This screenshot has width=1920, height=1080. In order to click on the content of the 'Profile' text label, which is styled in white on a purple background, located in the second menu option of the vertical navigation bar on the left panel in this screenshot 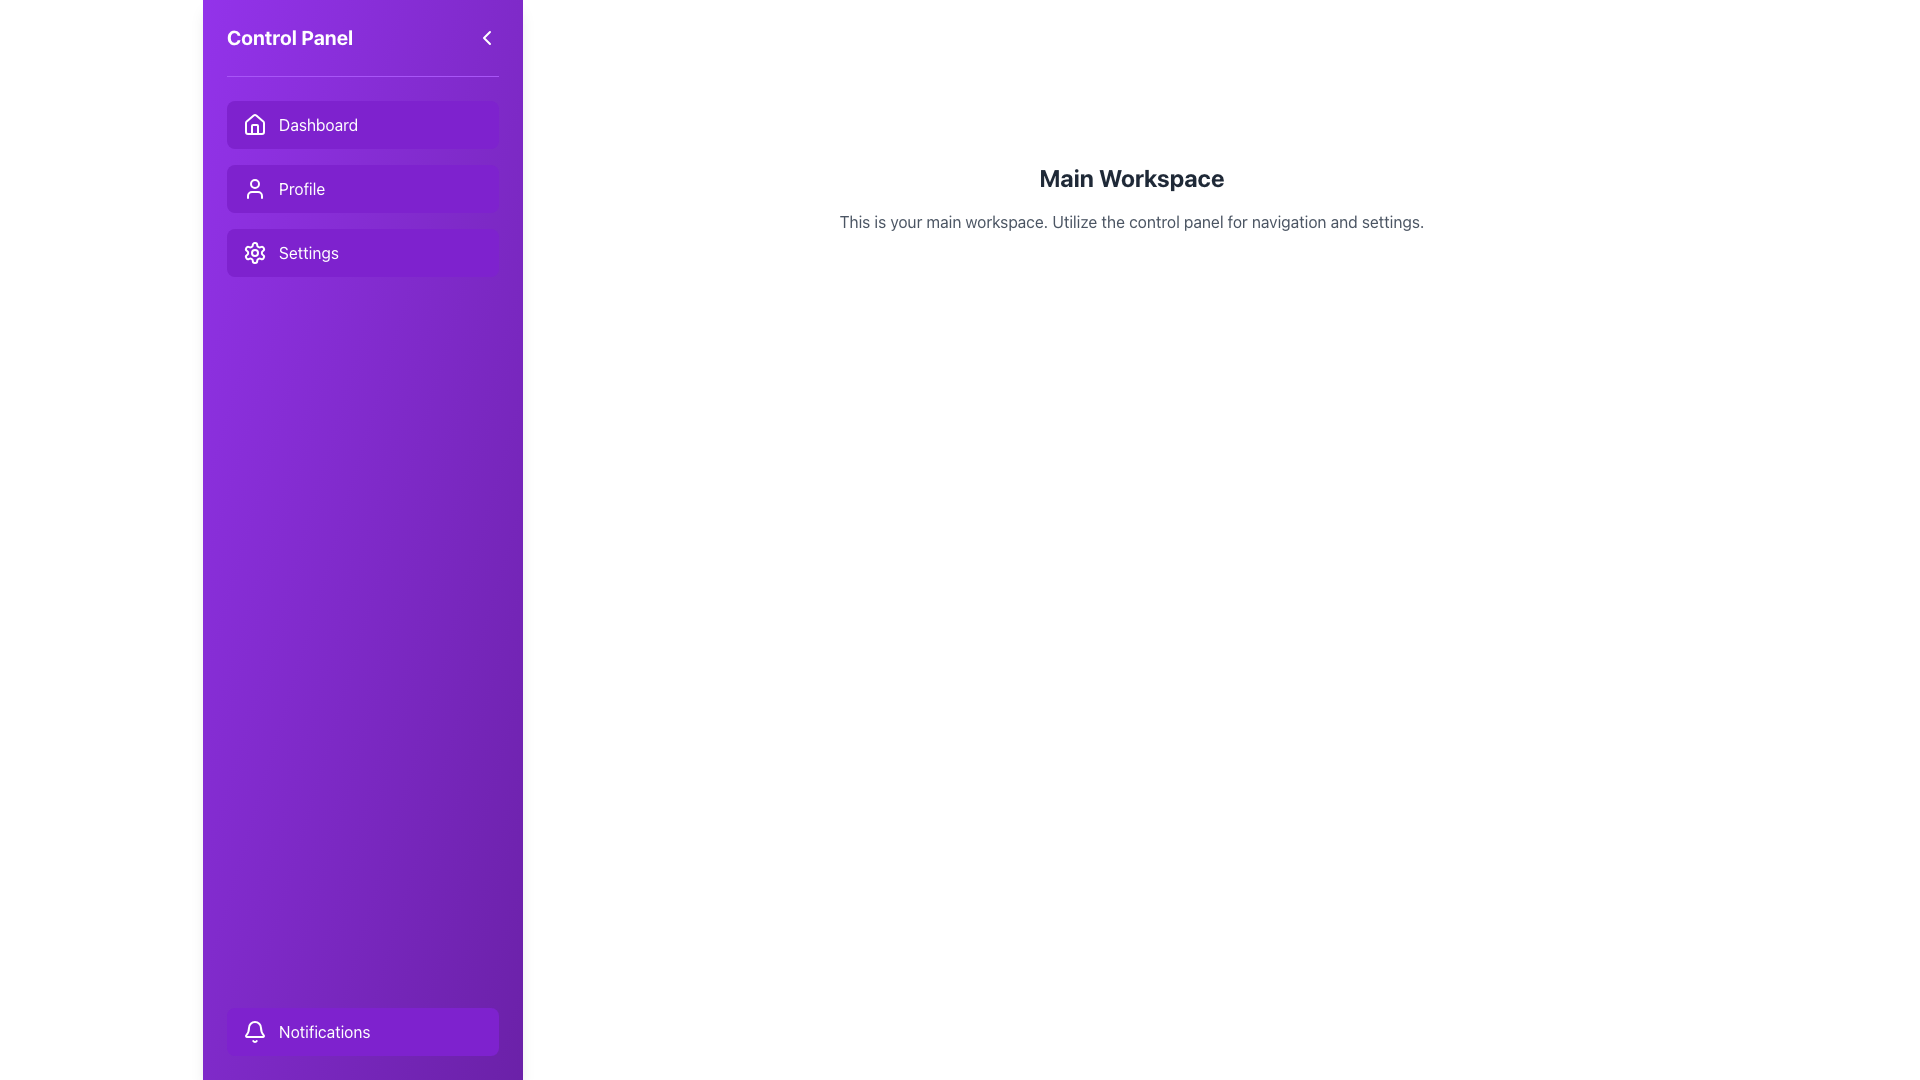, I will do `click(301, 189)`.